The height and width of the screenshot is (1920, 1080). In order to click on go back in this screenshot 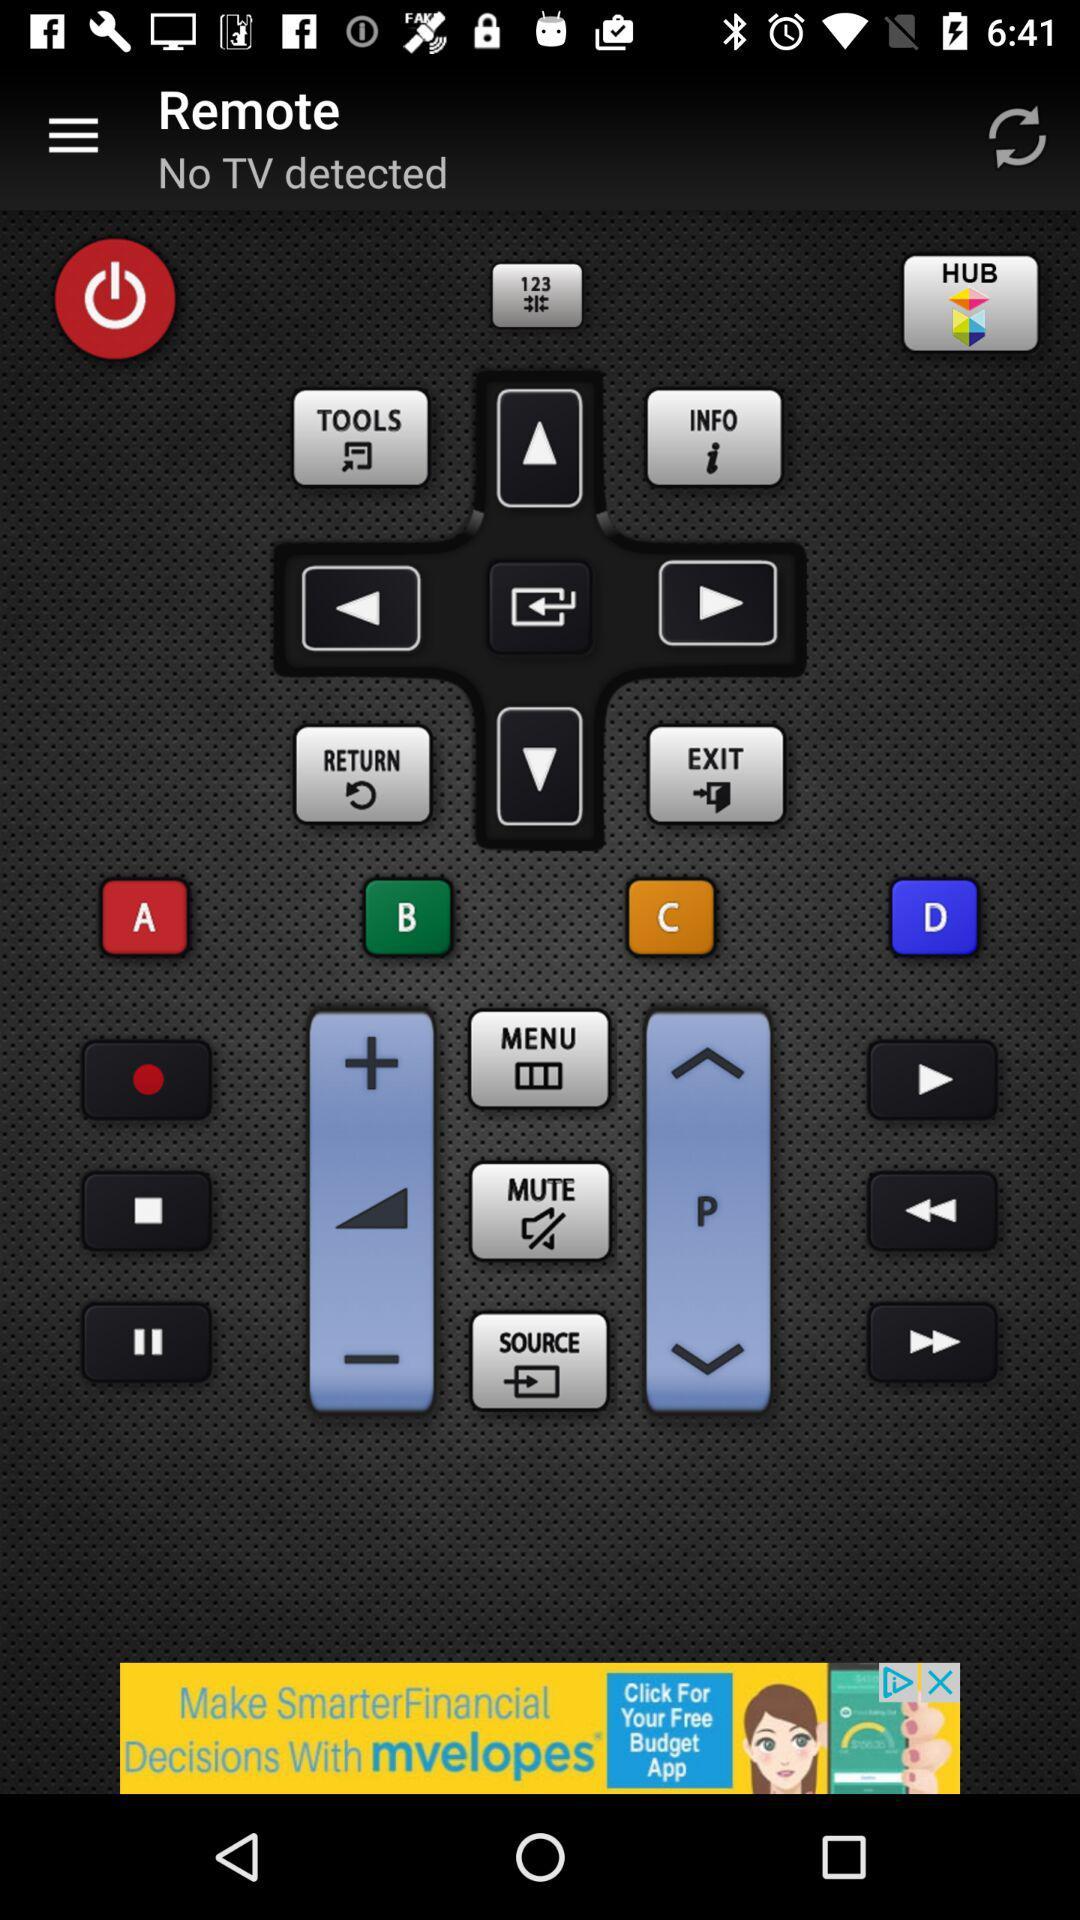, I will do `click(365, 606)`.